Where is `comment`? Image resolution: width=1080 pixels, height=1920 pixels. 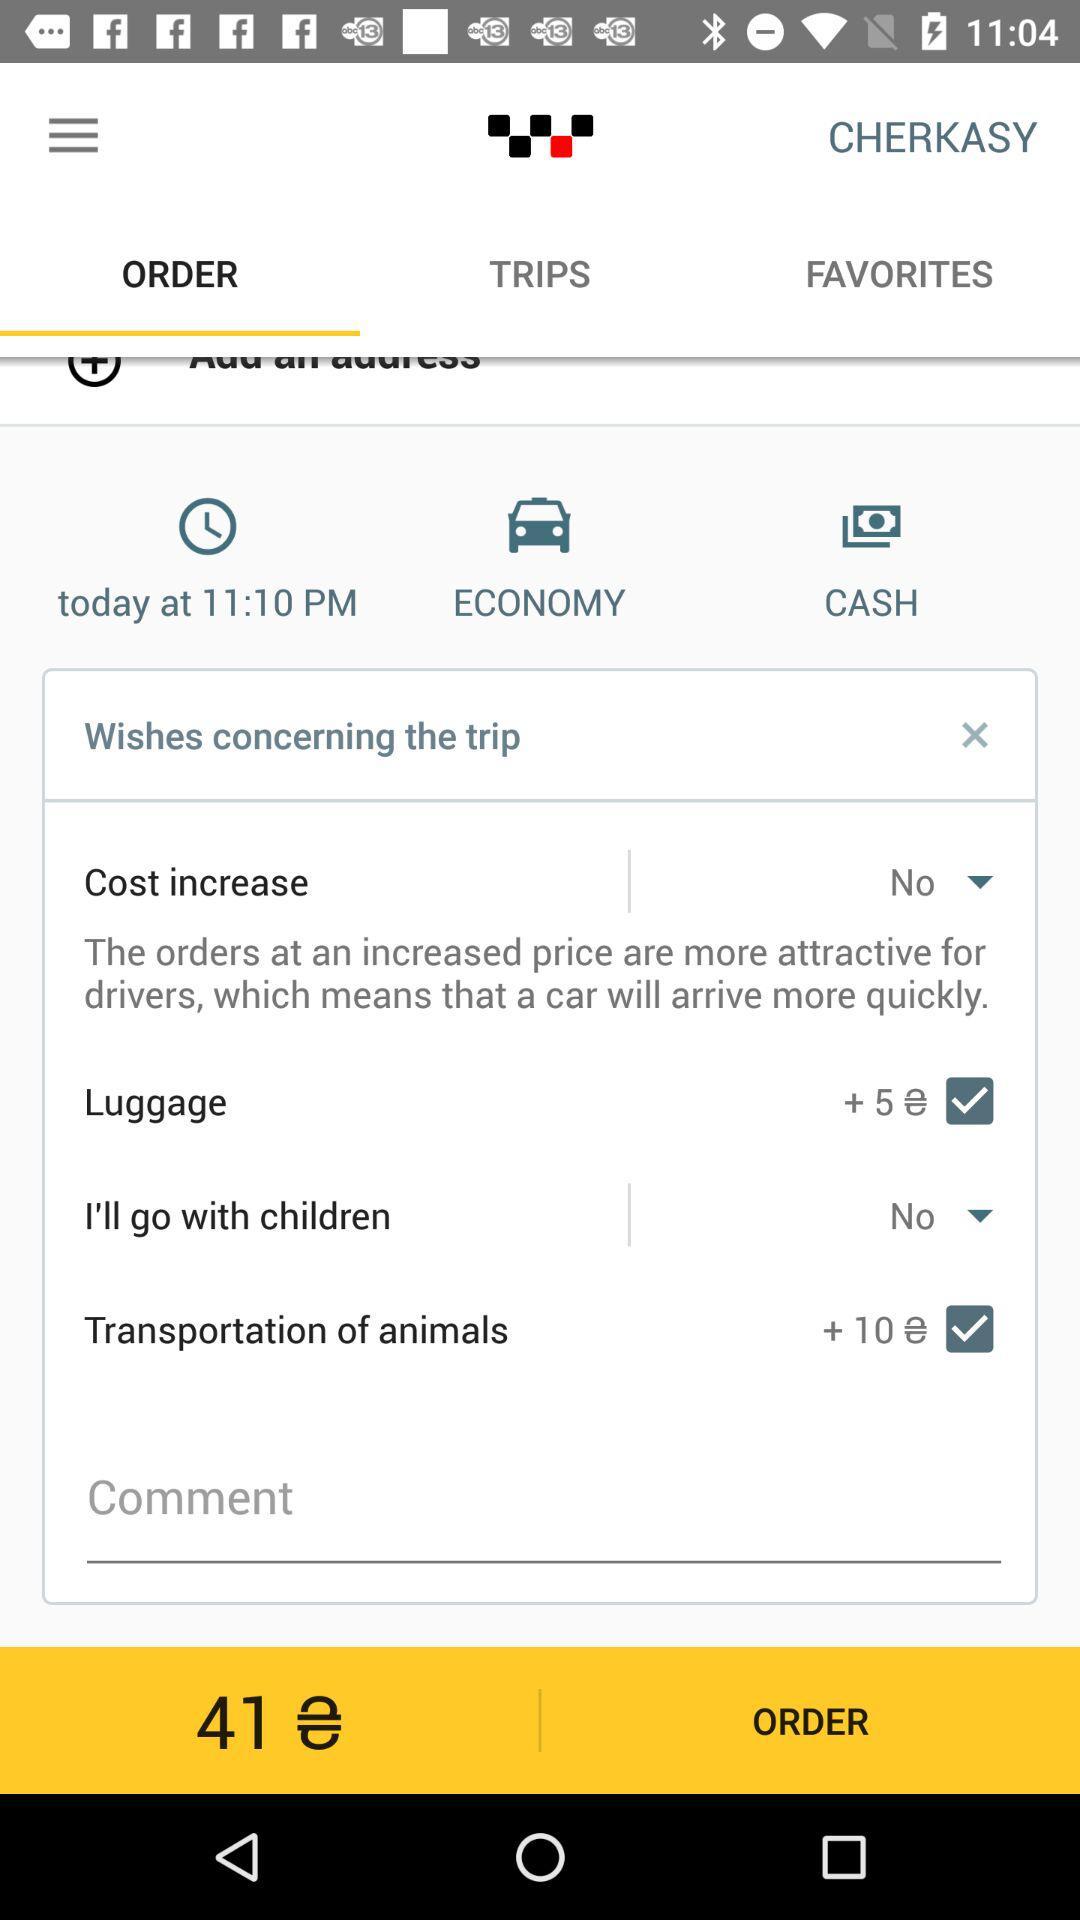 comment is located at coordinates (544, 1497).